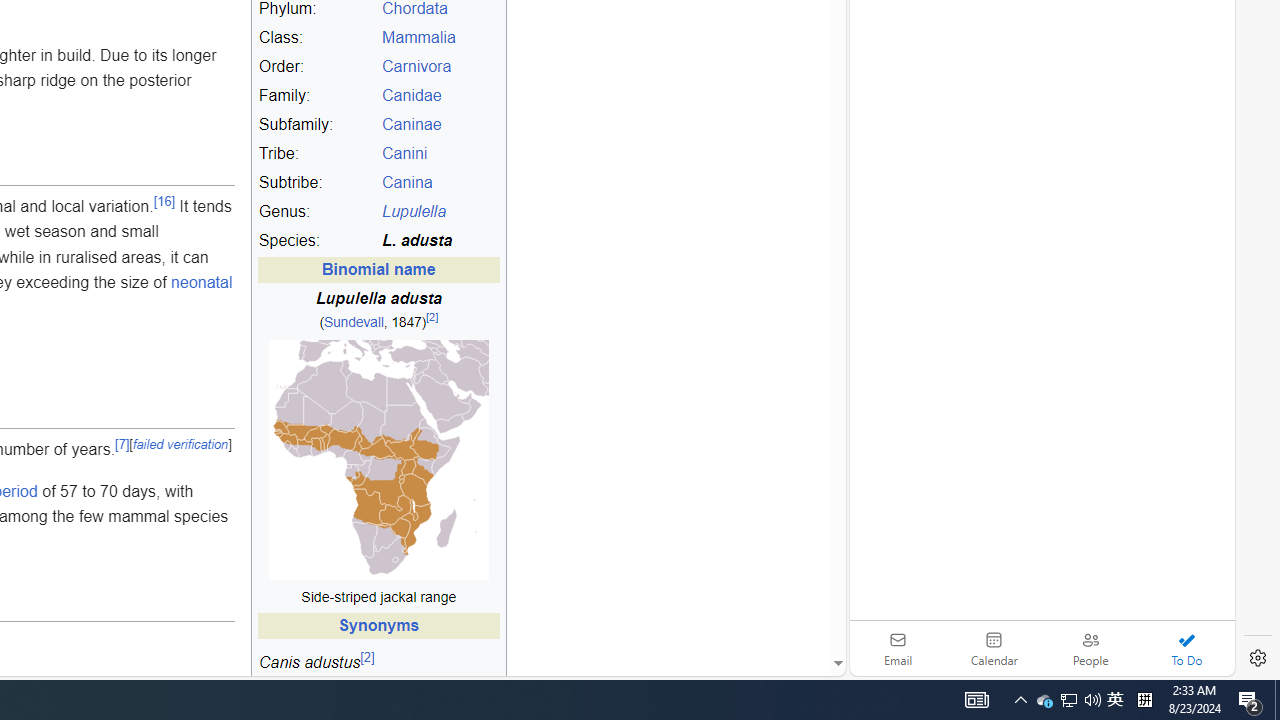  Describe the element at coordinates (403, 152) in the screenshot. I see `'Canini'` at that location.